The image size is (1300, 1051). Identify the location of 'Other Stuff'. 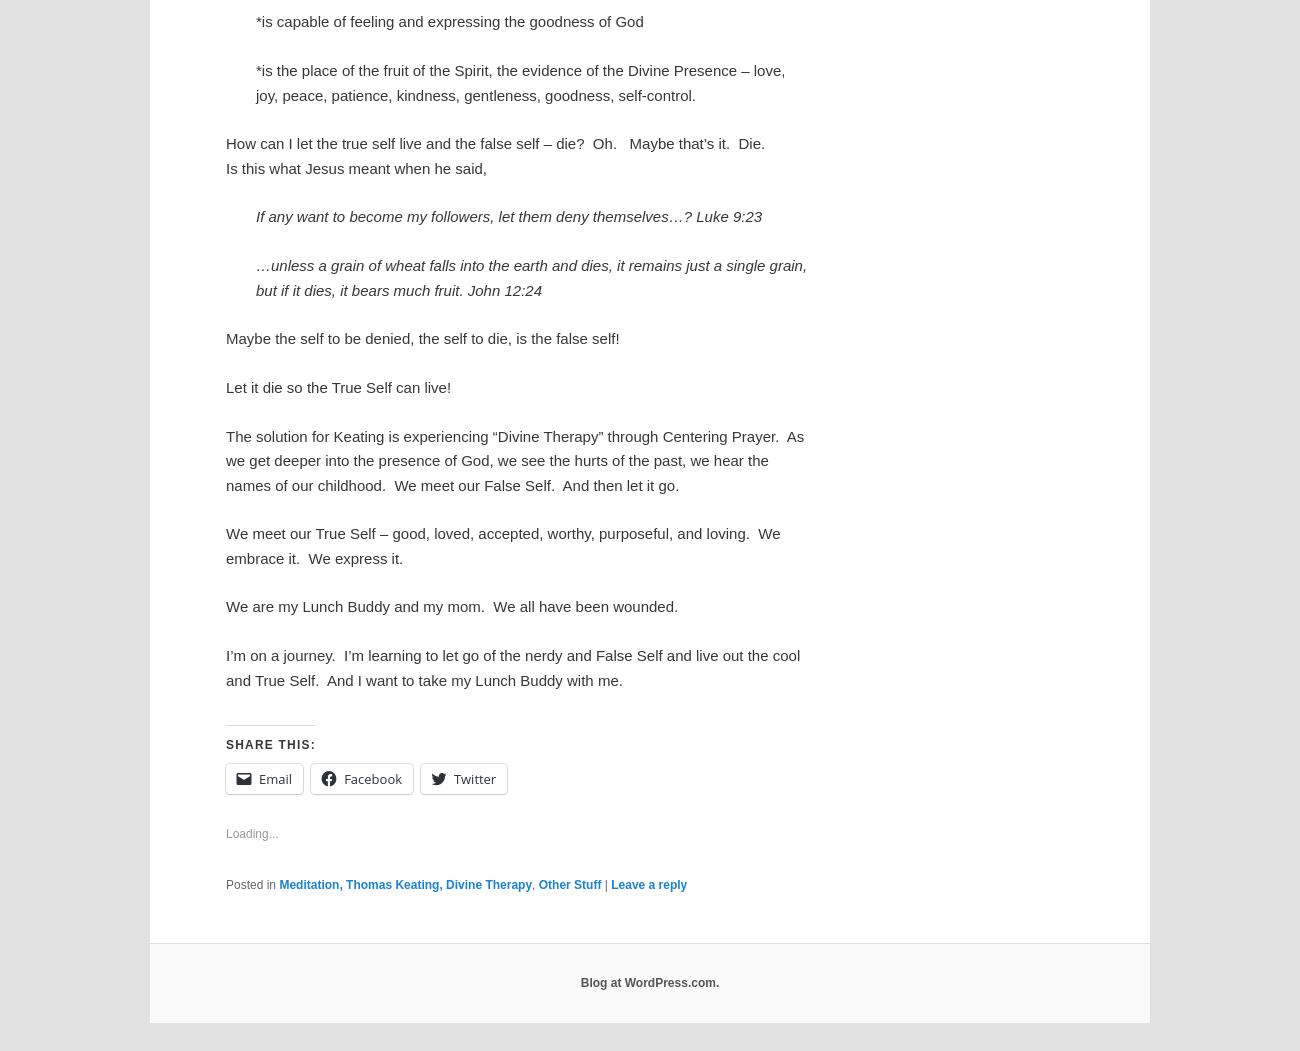
(568, 884).